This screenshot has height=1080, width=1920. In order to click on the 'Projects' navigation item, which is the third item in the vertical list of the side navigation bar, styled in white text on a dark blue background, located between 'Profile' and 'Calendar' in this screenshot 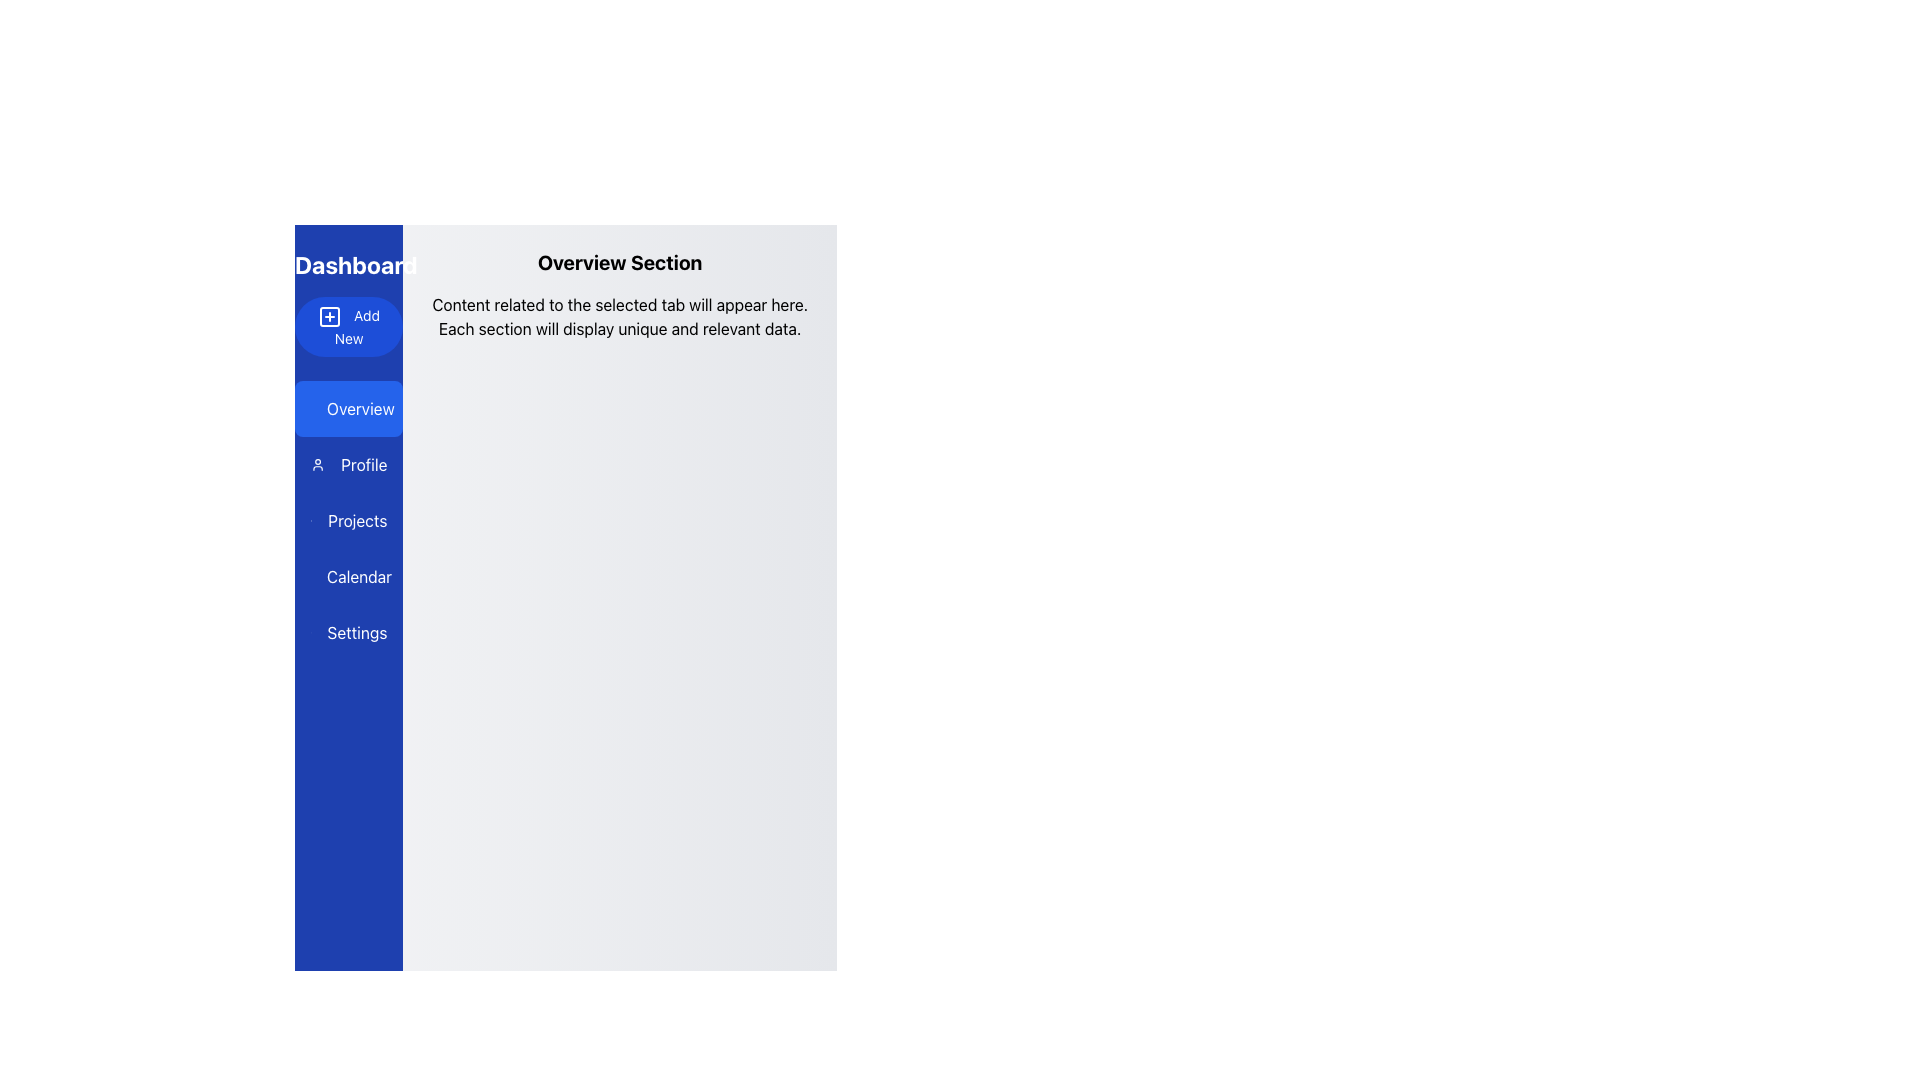, I will do `click(349, 519)`.